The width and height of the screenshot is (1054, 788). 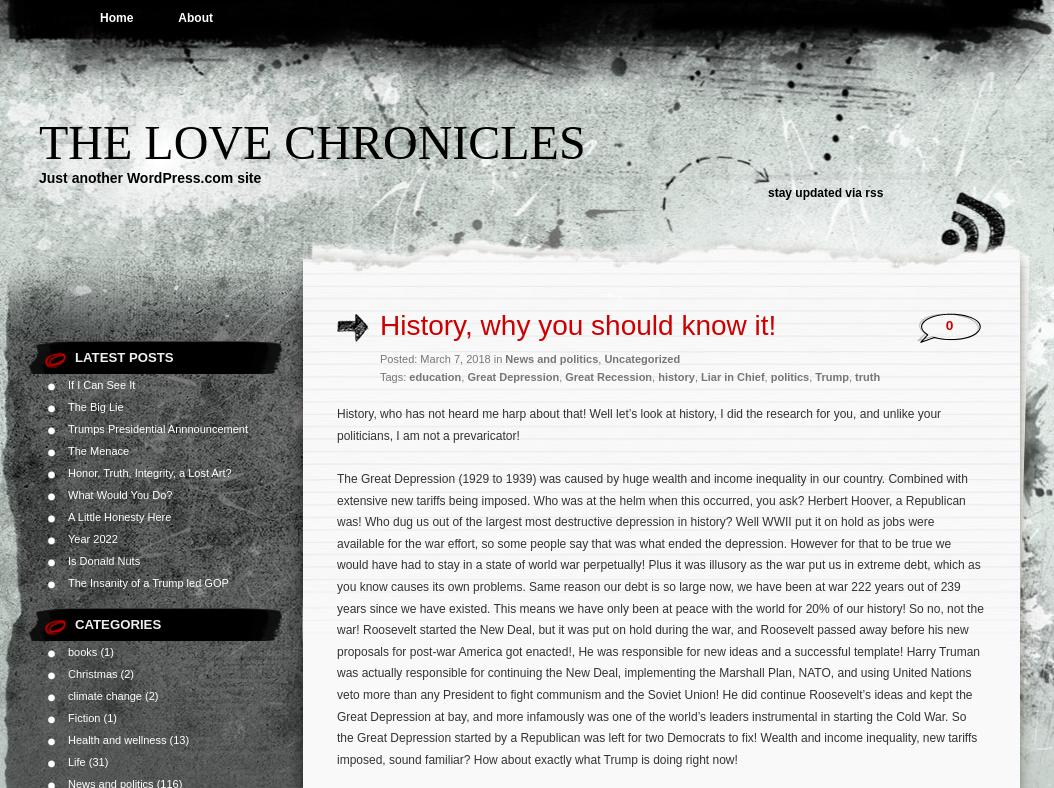 What do you see at coordinates (75, 761) in the screenshot?
I see `'Life'` at bounding box center [75, 761].